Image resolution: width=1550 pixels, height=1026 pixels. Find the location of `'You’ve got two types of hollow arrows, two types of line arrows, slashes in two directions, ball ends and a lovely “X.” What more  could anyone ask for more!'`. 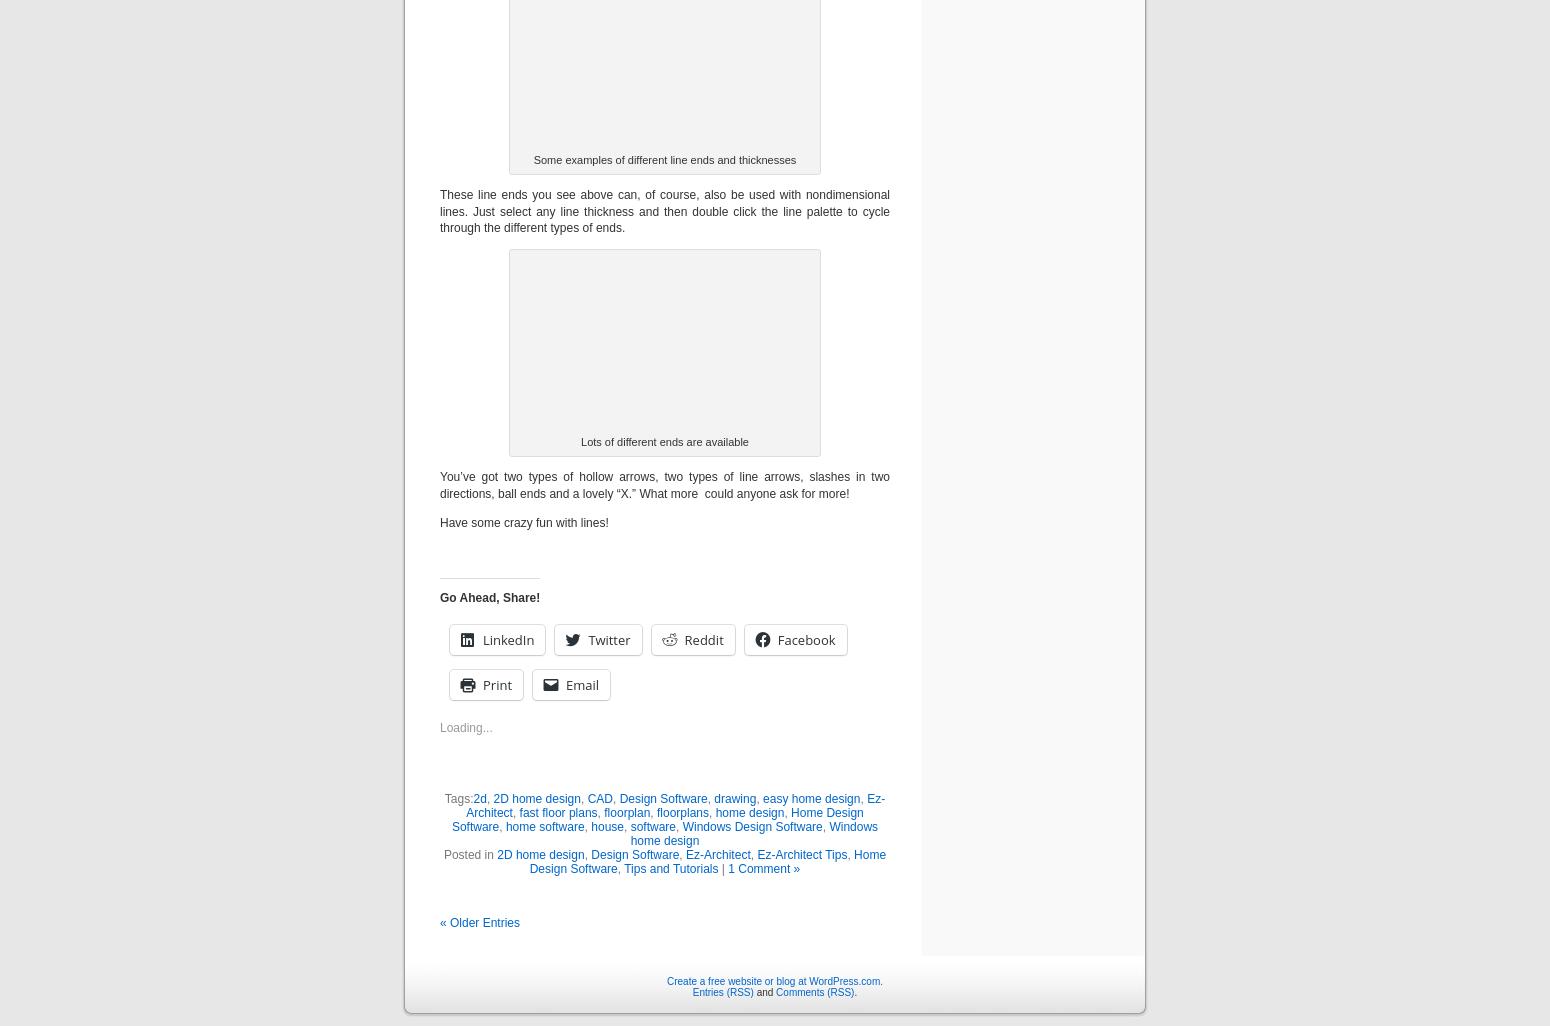

'You’ve got two types of hollow arrows, two types of line arrows, slashes in two directions, ball ends and a lovely “X.” What more  could anyone ask for more!' is located at coordinates (663, 484).